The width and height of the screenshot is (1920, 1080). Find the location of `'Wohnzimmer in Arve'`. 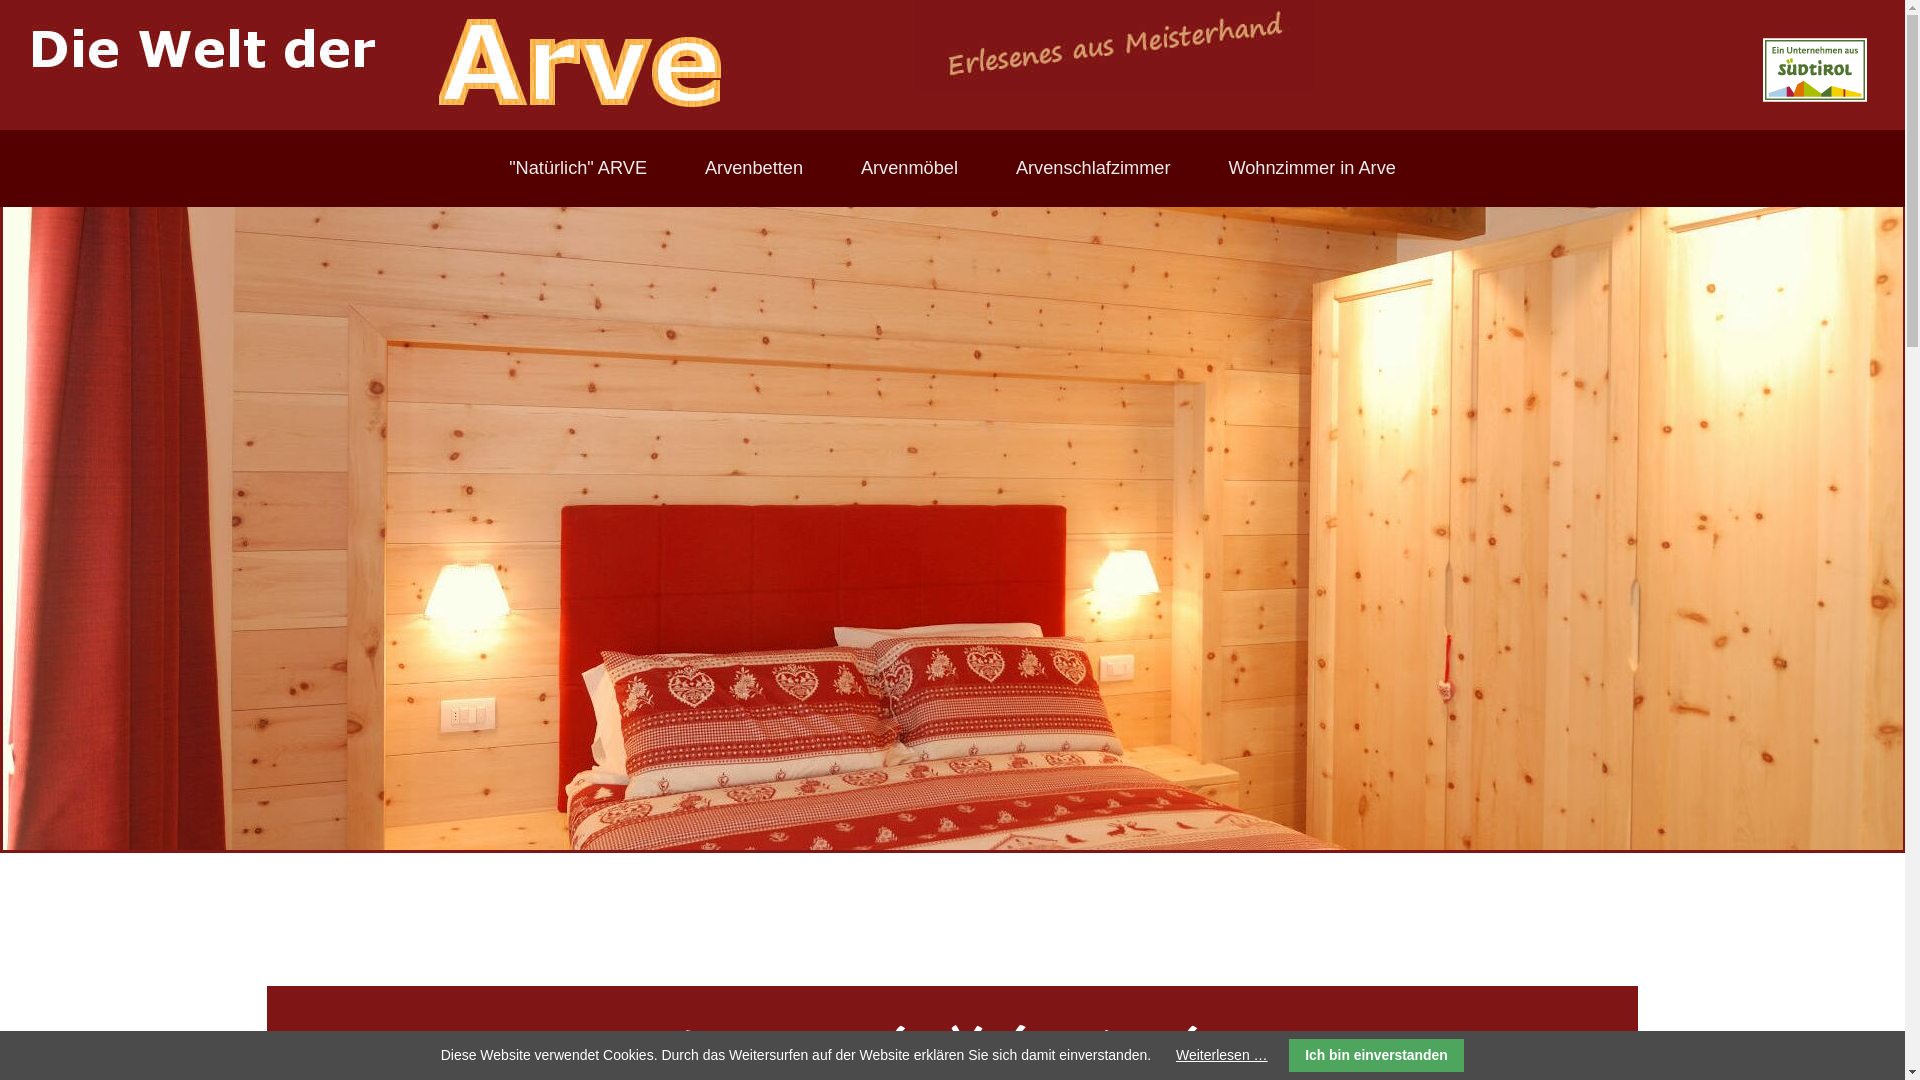

'Wohnzimmer in Arve' is located at coordinates (1311, 167).